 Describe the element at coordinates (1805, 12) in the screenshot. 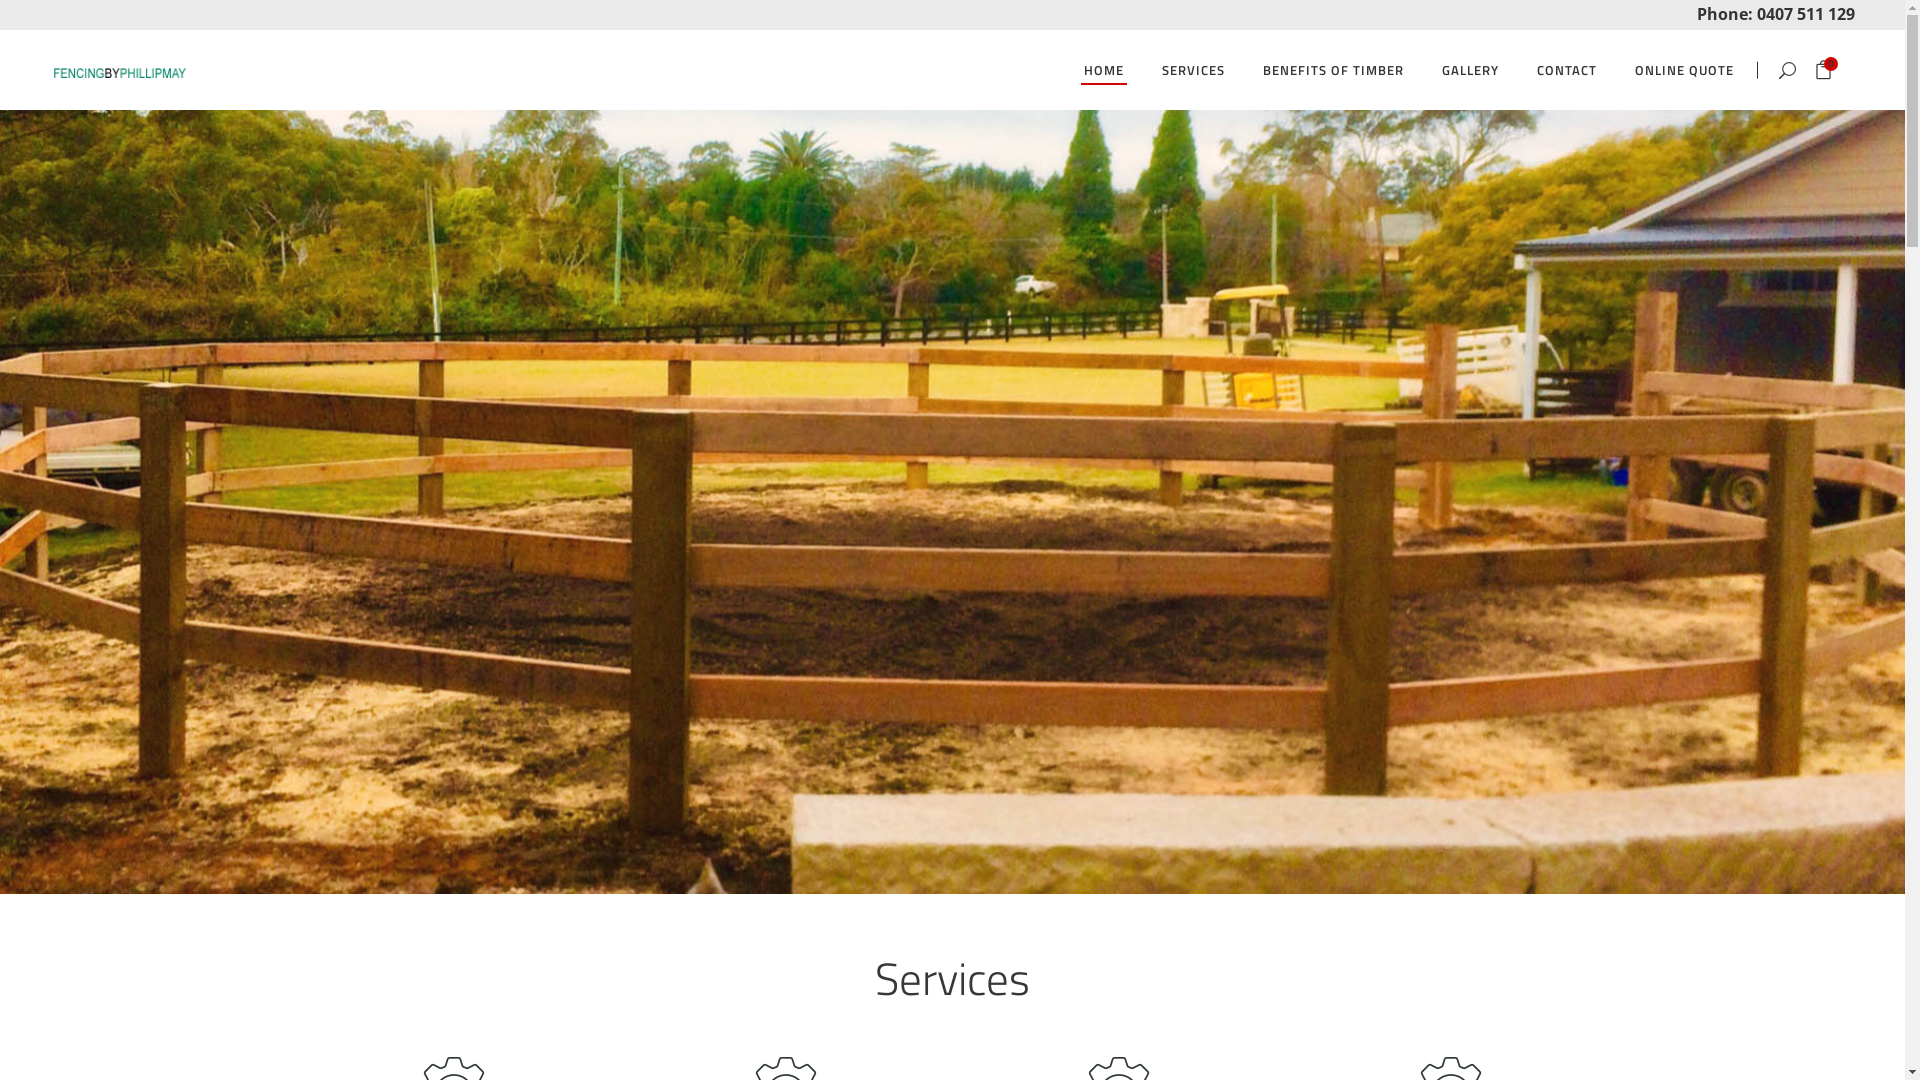

I see `'0407 511 129'` at that location.